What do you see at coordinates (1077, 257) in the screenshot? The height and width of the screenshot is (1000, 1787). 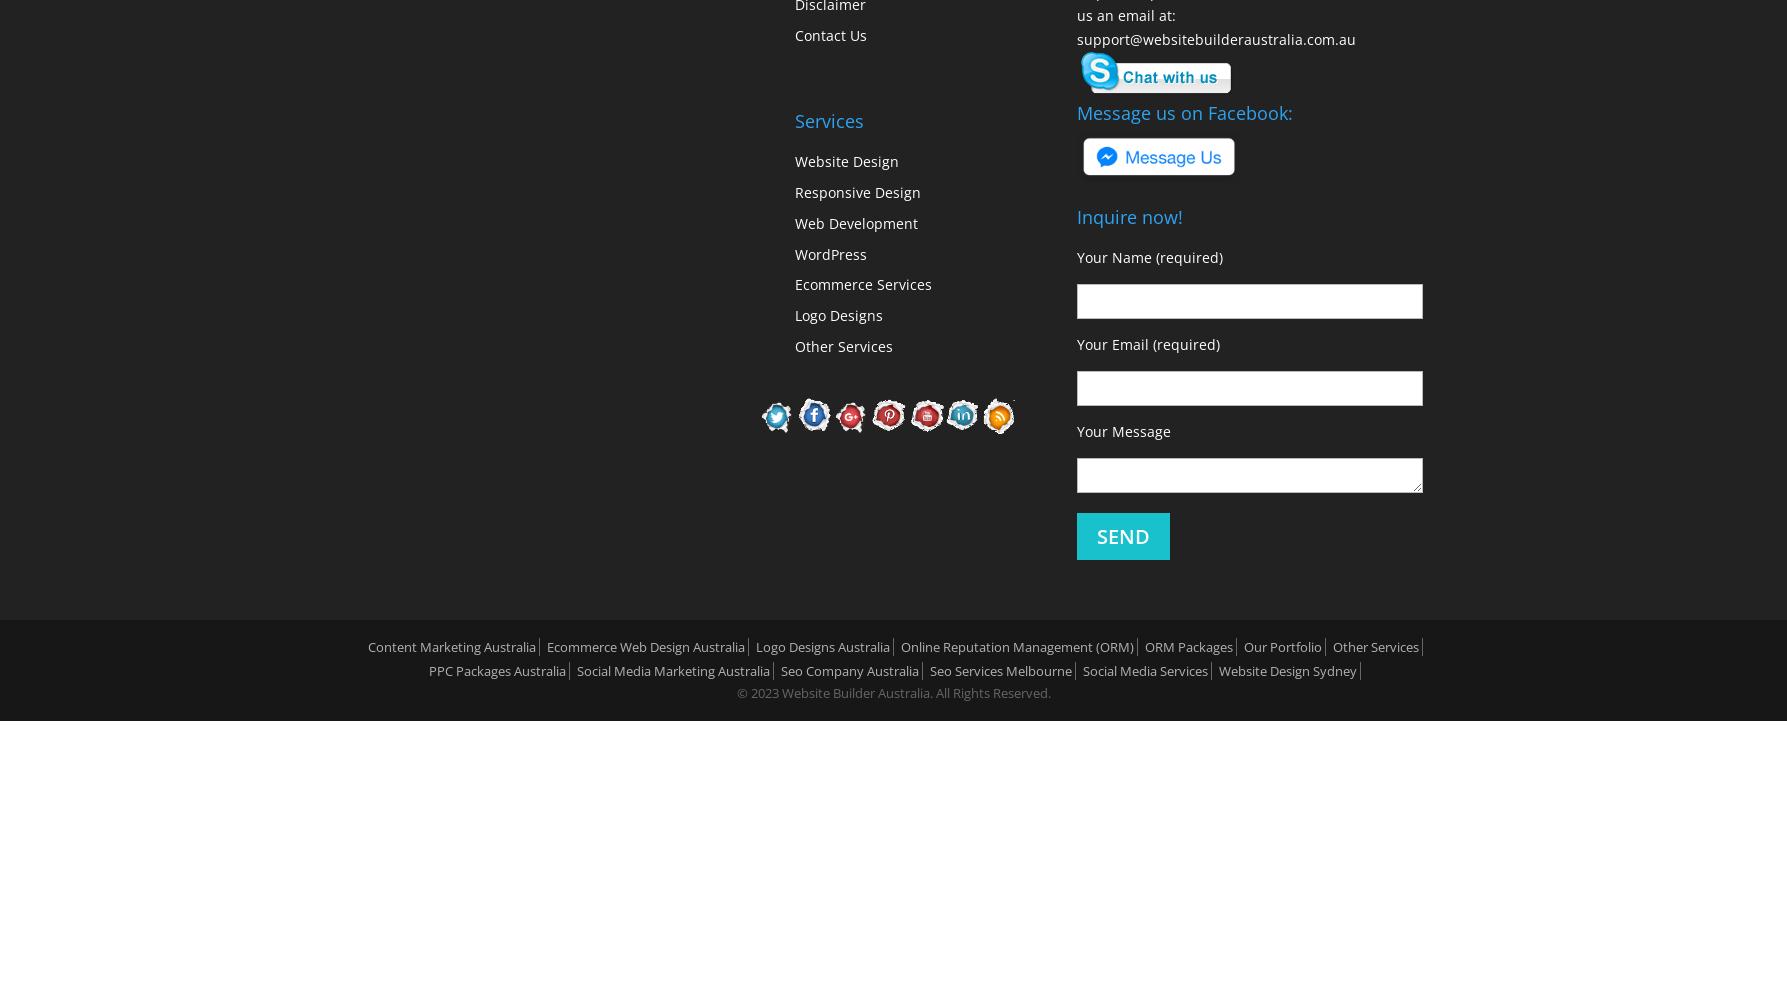 I see `'Your Name (required)'` at bounding box center [1077, 257].